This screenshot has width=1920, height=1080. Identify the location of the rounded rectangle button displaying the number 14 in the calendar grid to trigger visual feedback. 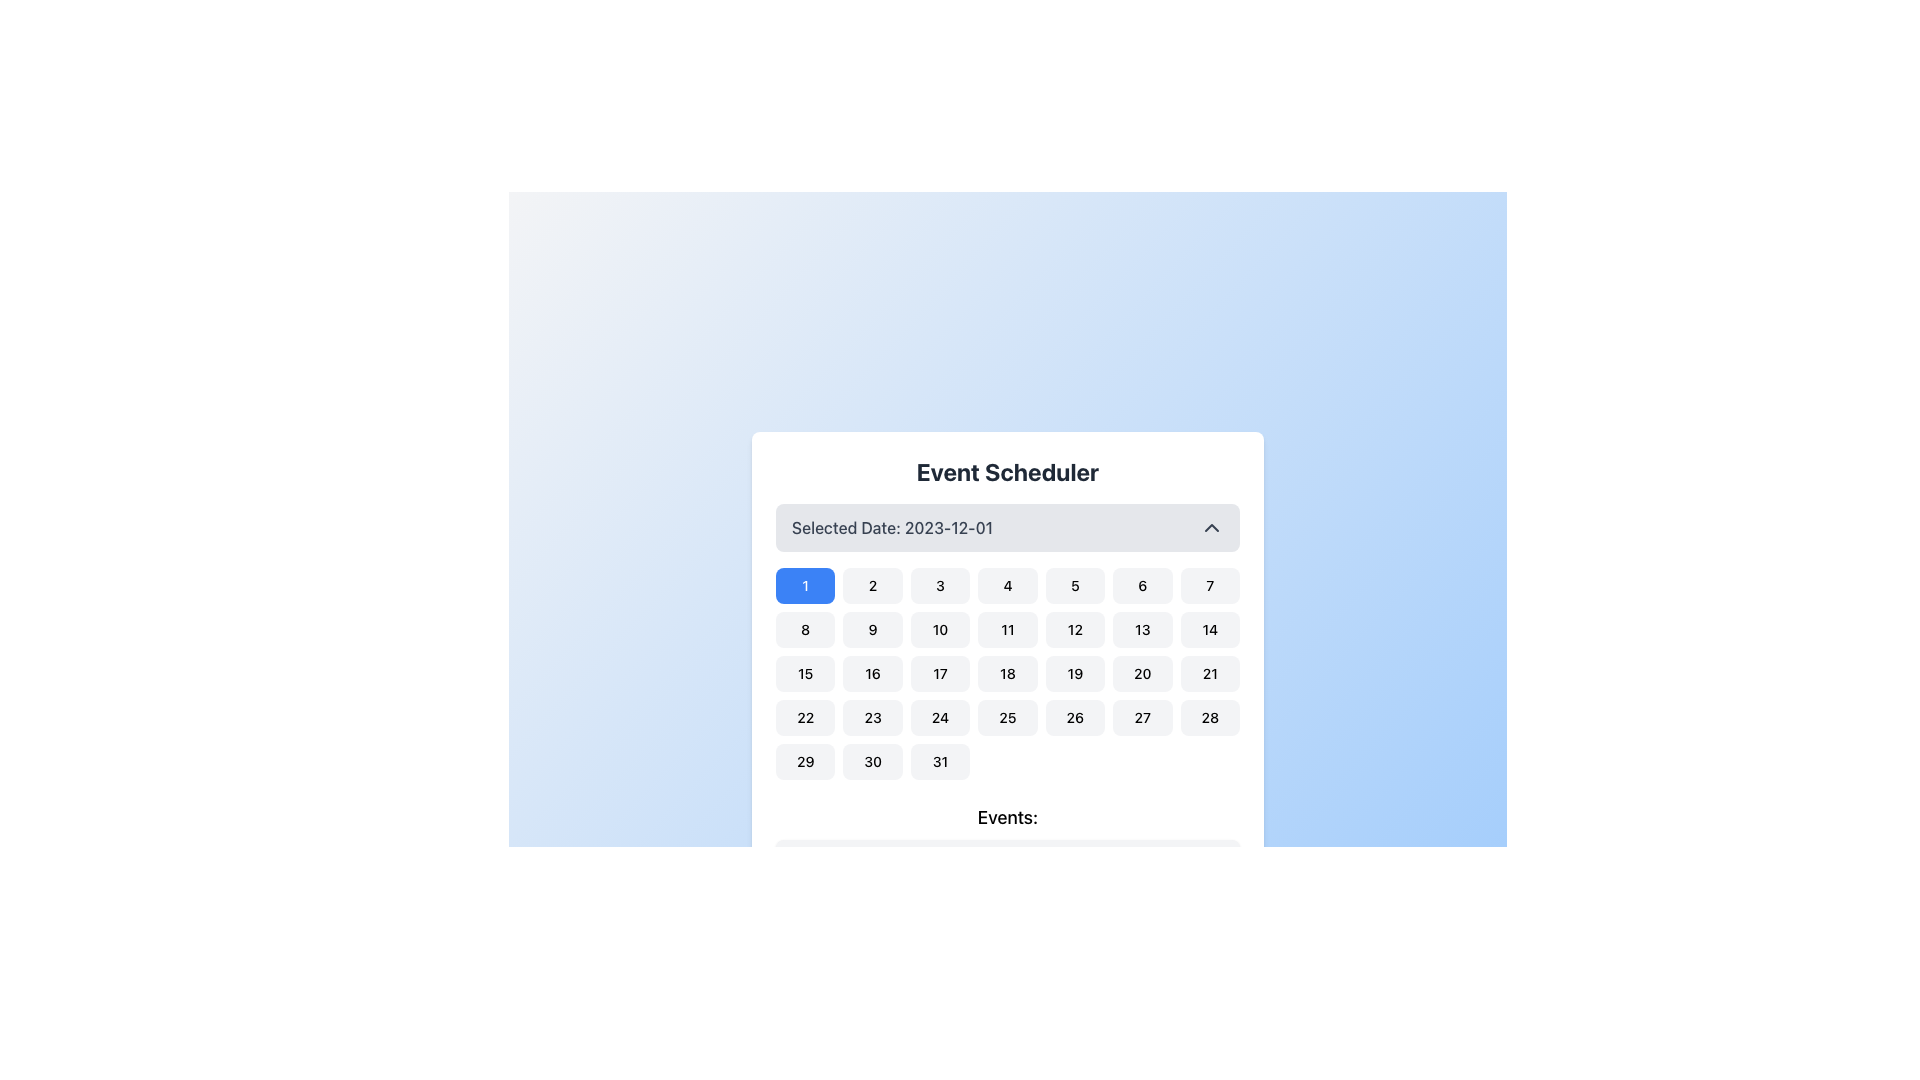
(1209, 628).